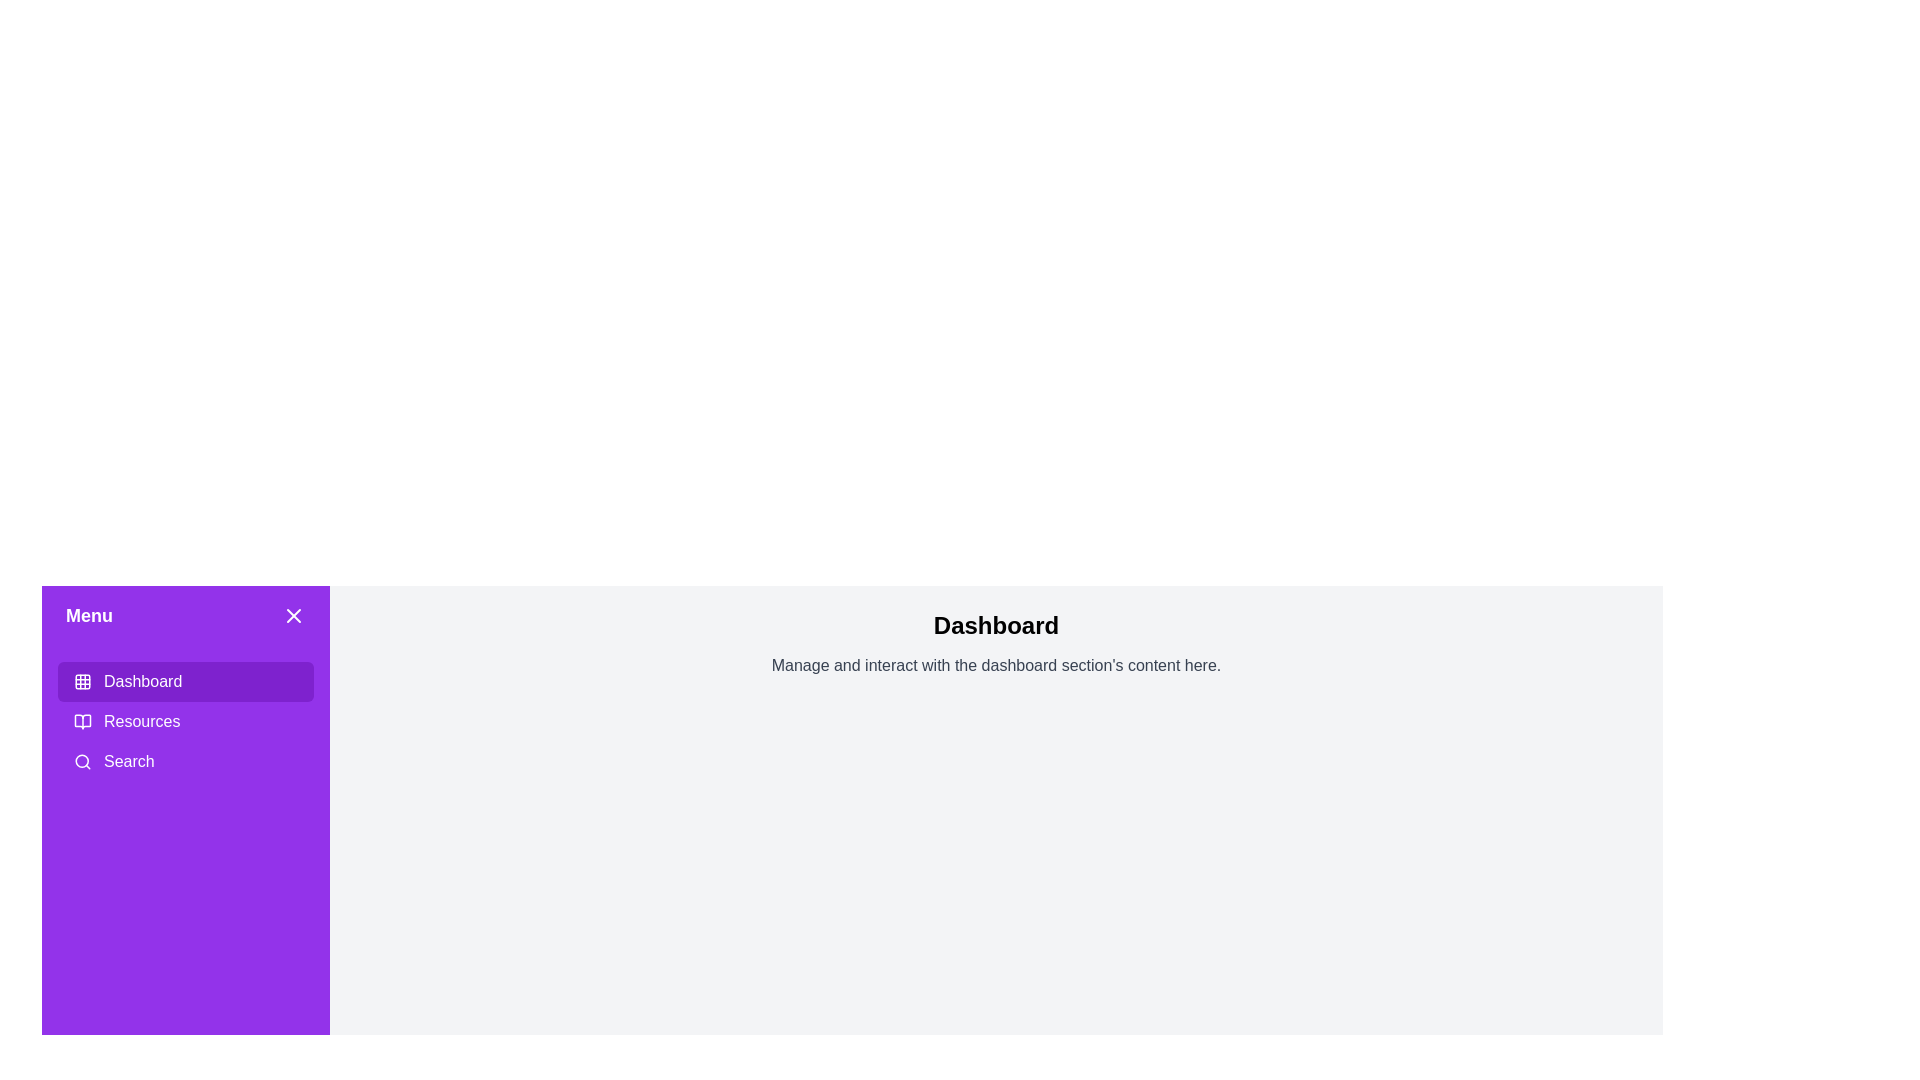 This screenshot has width=1920, height=1080. What do you see at coordinates (292, 615) in the screenshot?
I see `the small square-shaped close button with a white 'X' icon on a solid purple background, located at the top-right corner of the 'Menu' toolbar` at bounding box center [292, 615].